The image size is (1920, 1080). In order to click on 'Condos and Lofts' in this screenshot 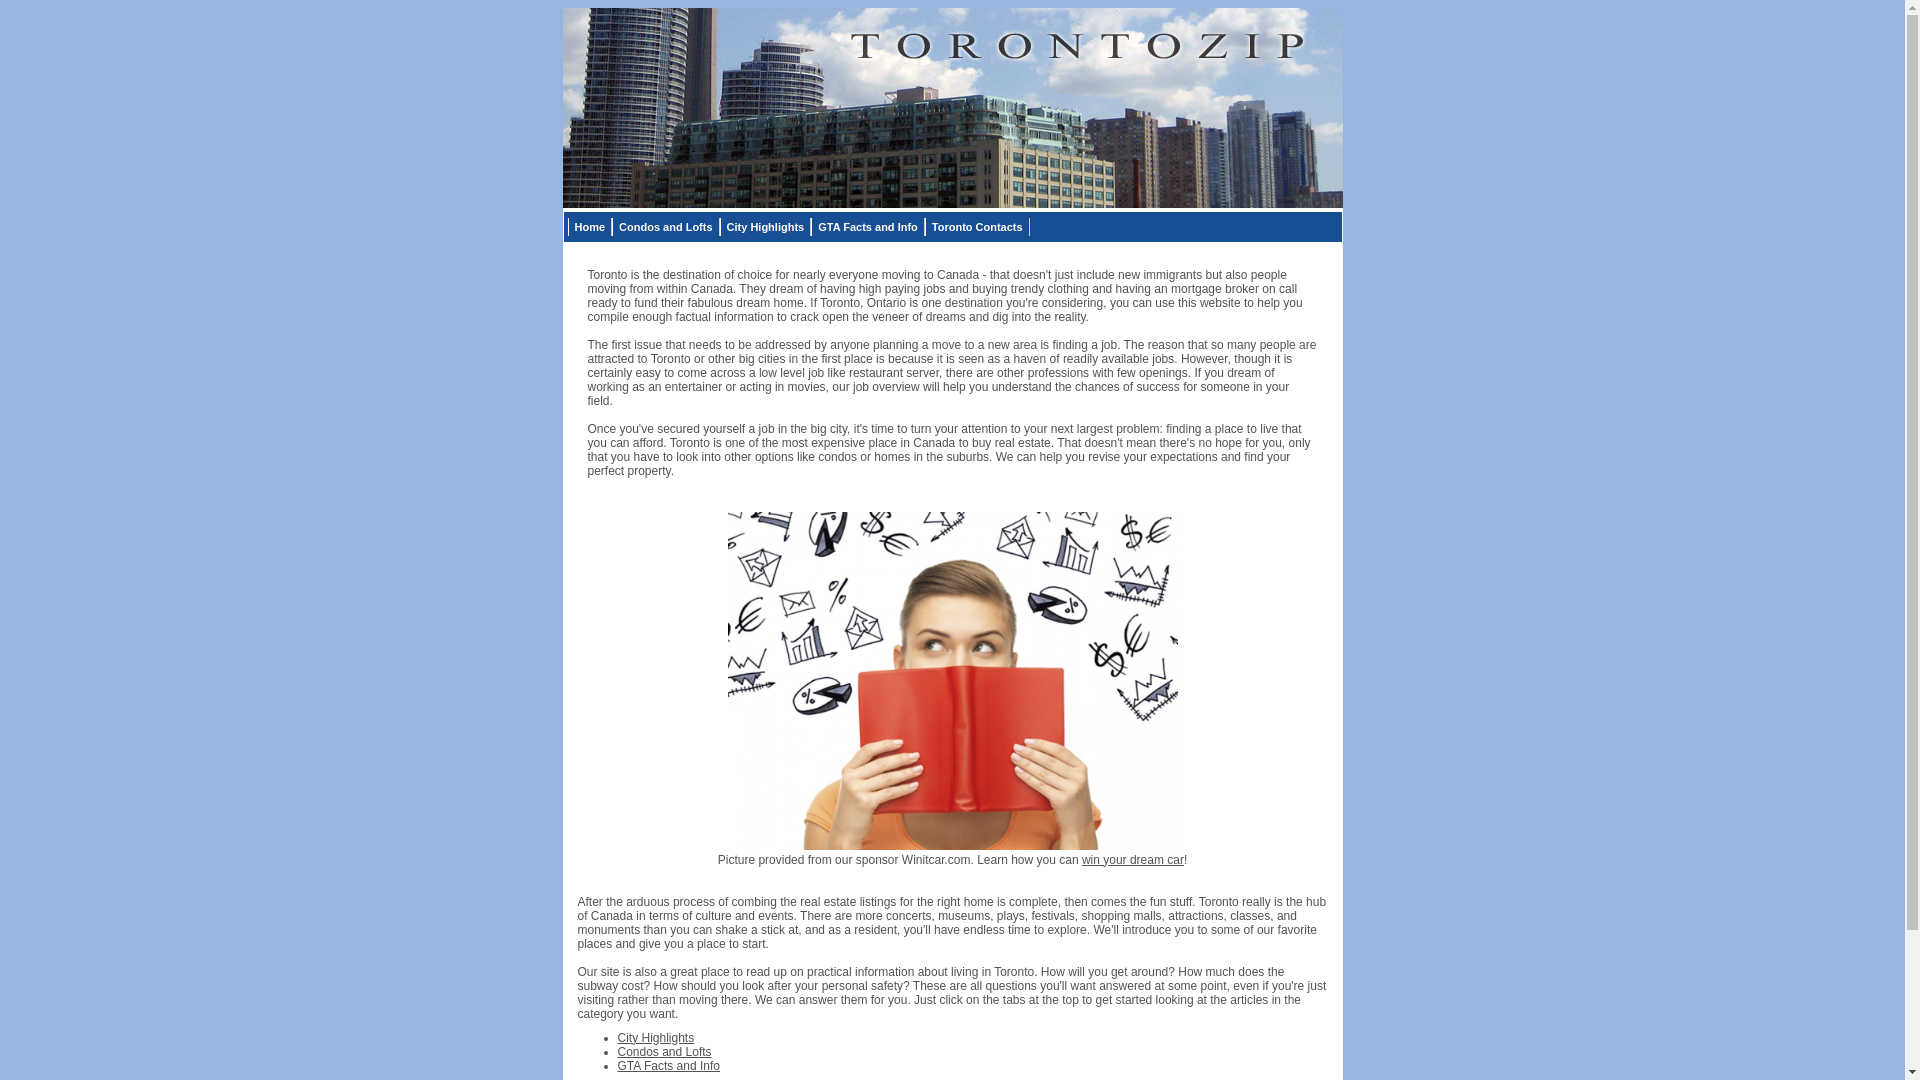, I will do `click(666, 226)`.